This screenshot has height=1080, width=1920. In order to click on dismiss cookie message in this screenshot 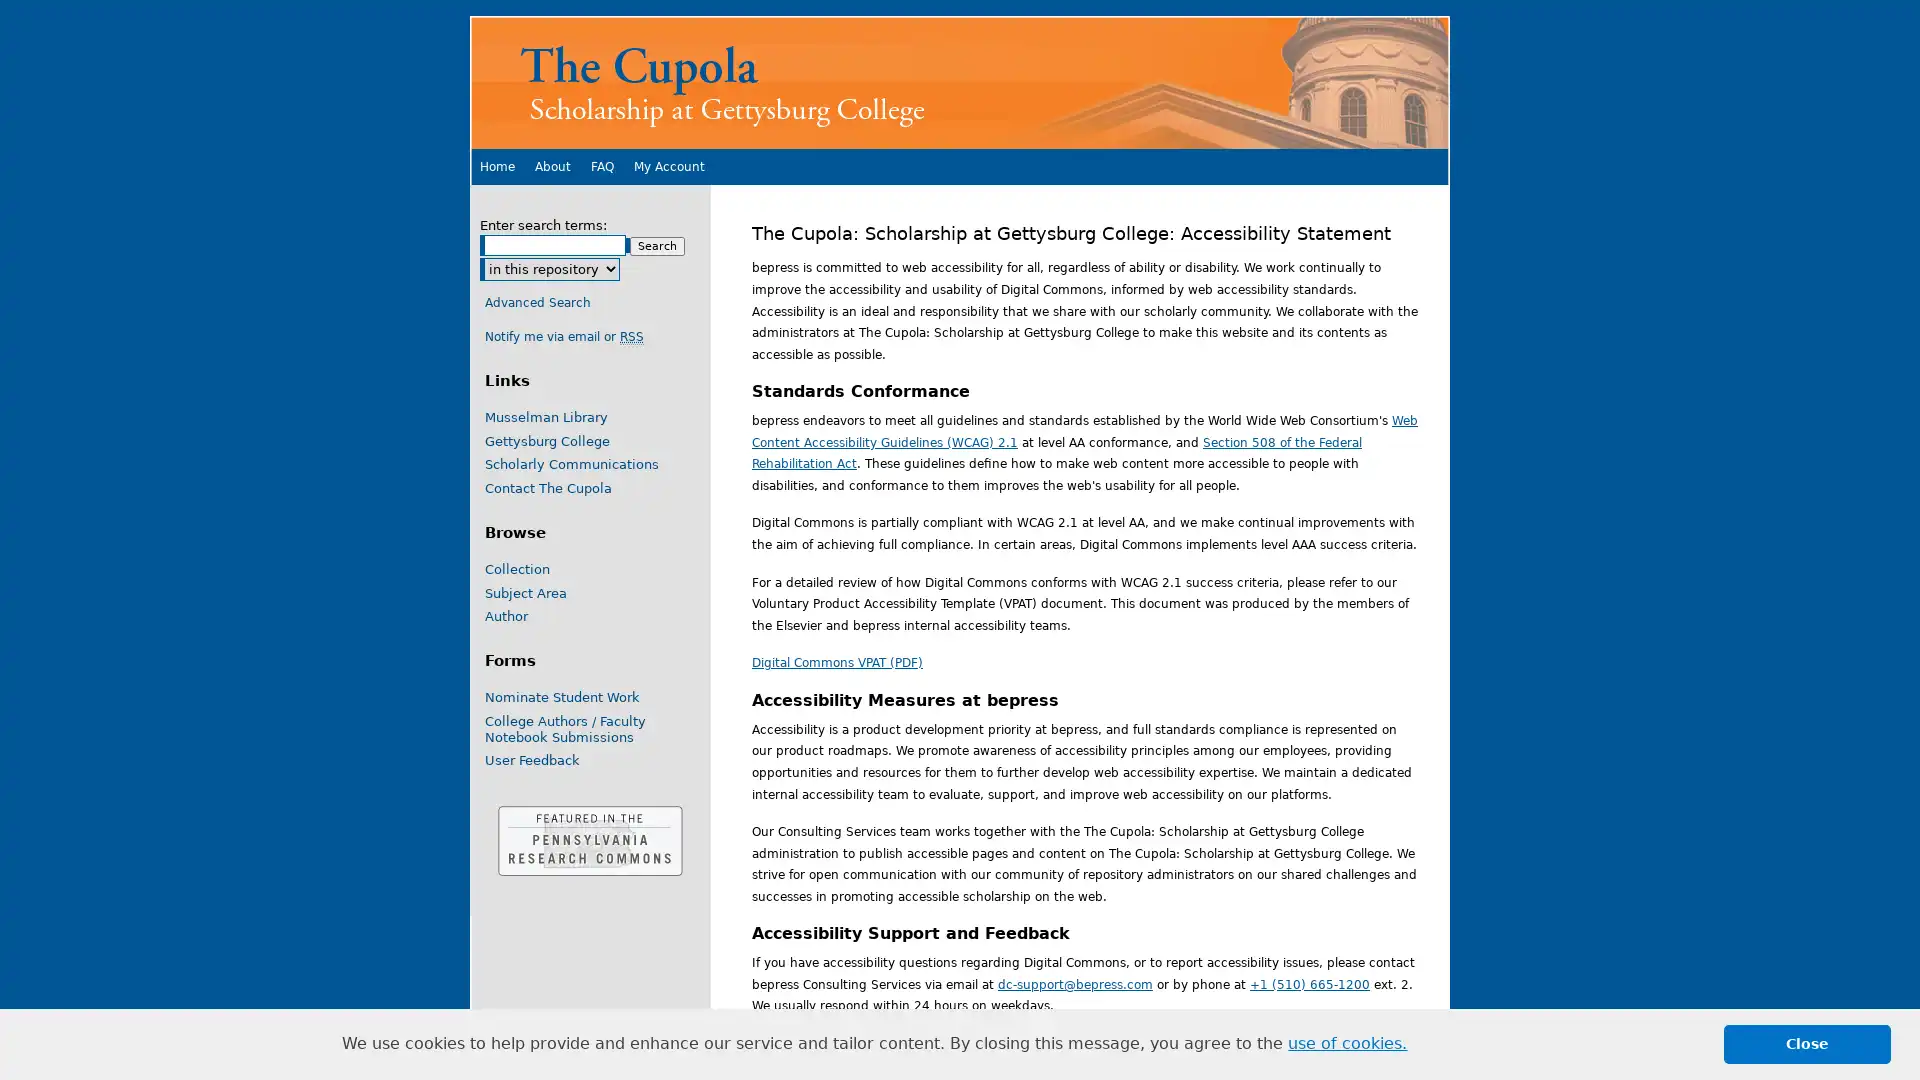, I will do `click(1807, 1043)`.